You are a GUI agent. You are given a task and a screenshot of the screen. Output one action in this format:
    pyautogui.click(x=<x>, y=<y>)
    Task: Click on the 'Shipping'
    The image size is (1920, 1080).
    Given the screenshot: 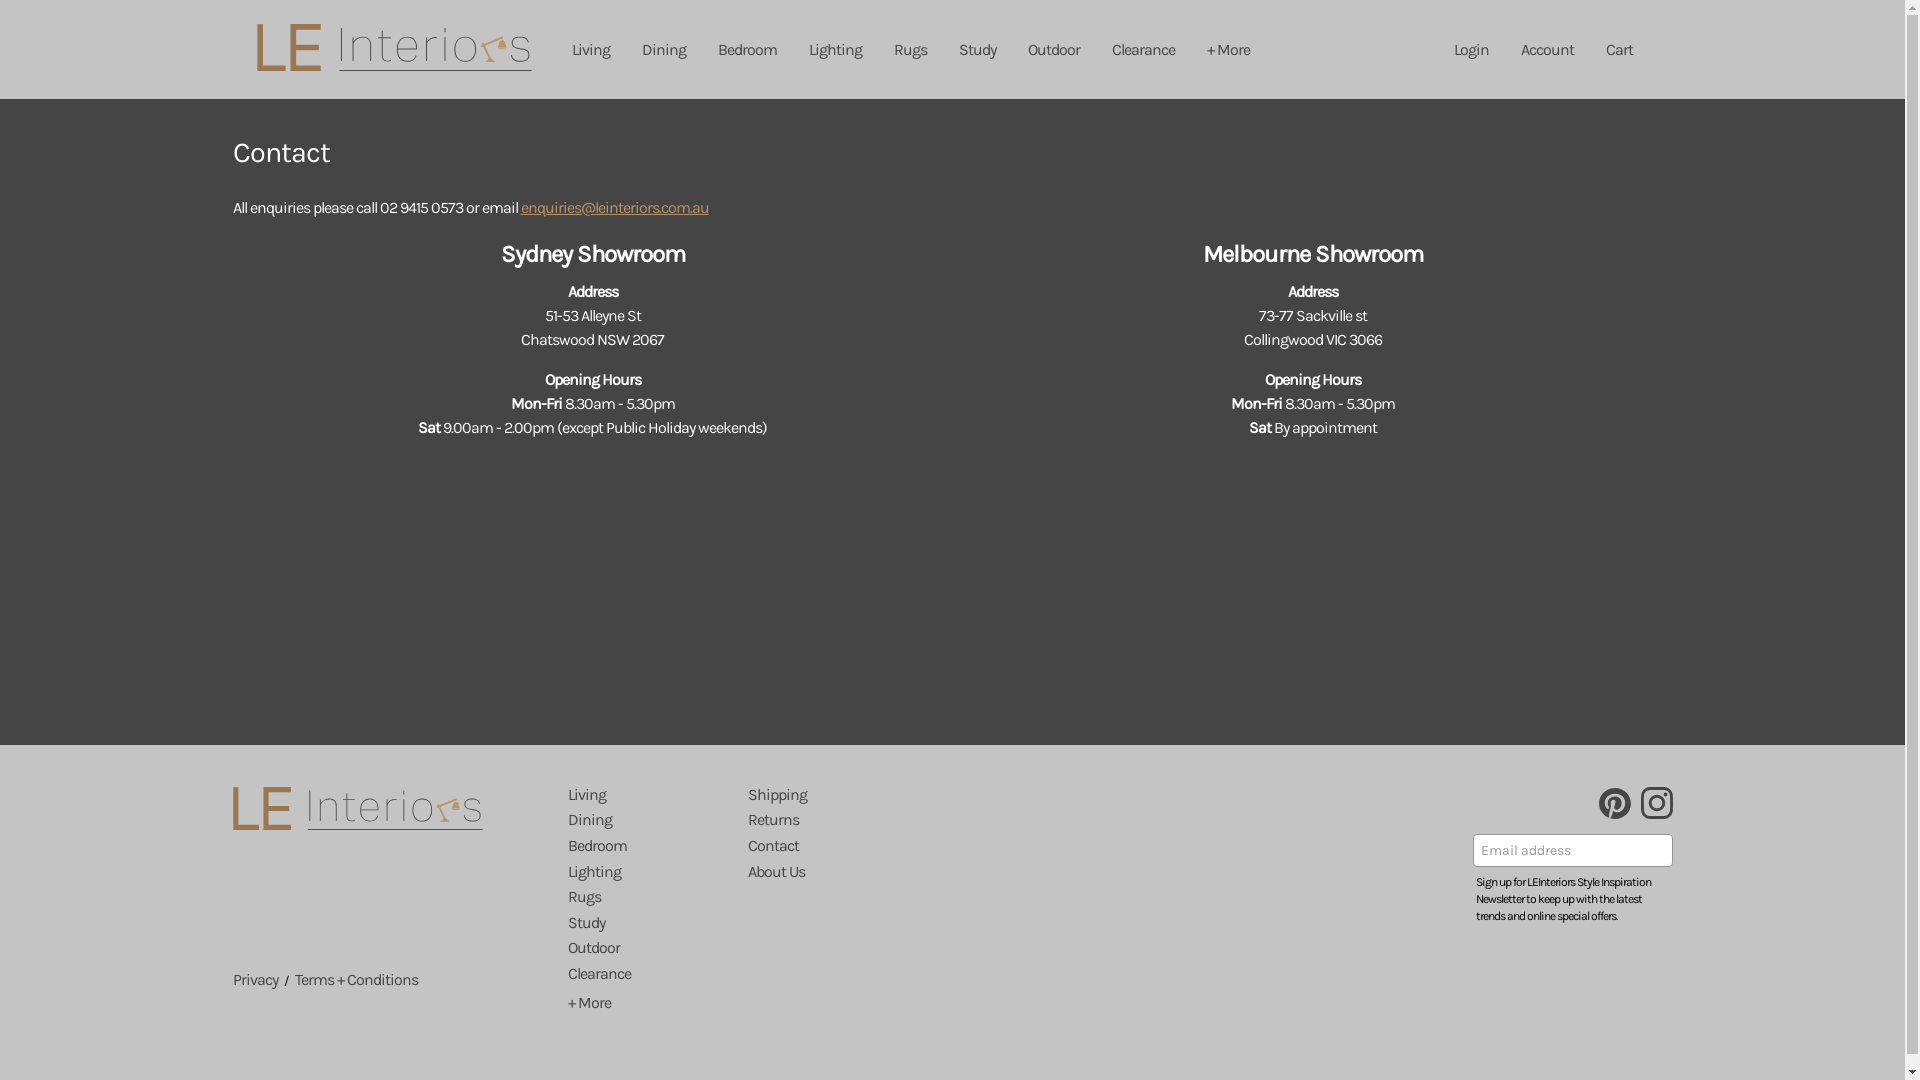 What is the action you would take?
    pyautogui.click(x=747, y=793)
    